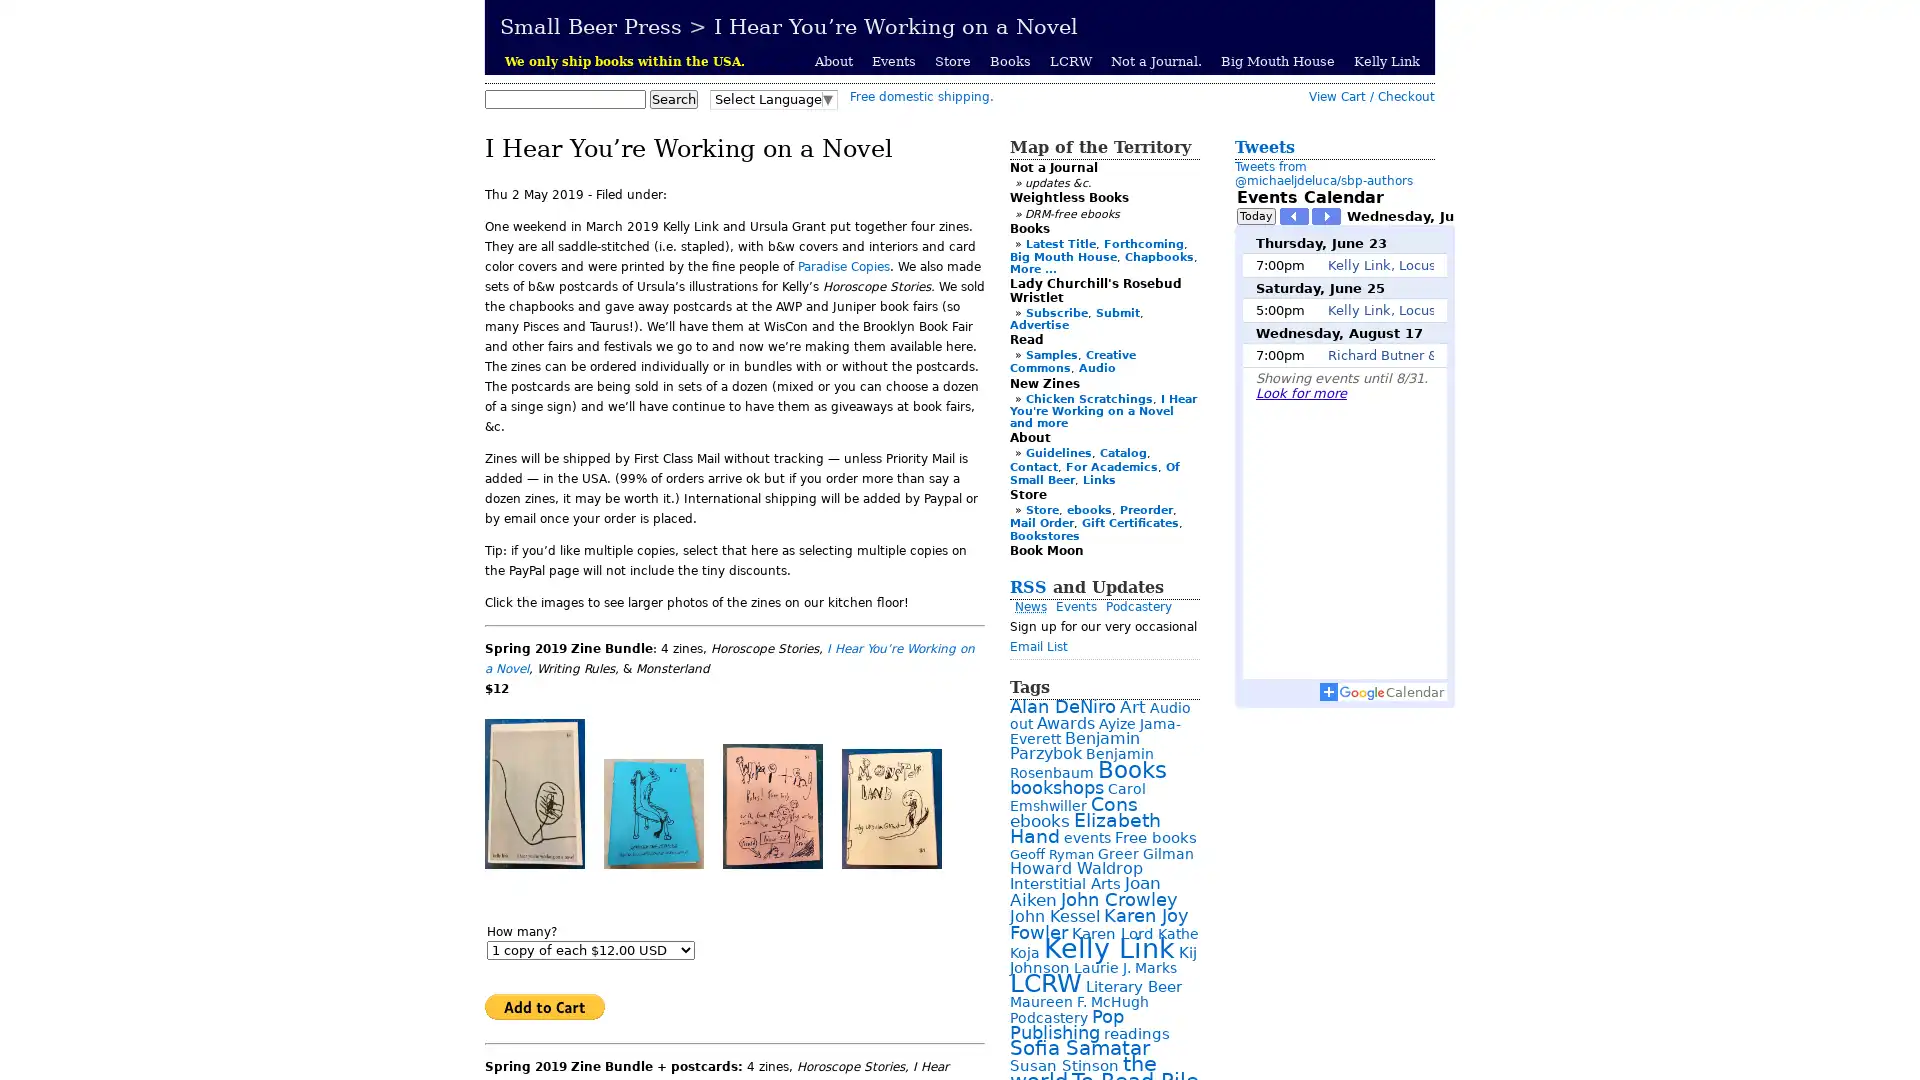 This screenshot has width=1920, height=1080. What do you see at coordinates (545, 1006) in the screenshot?
I see `PayPal - The safer, easier way to pay online!` at bounding box center [545, 1006].